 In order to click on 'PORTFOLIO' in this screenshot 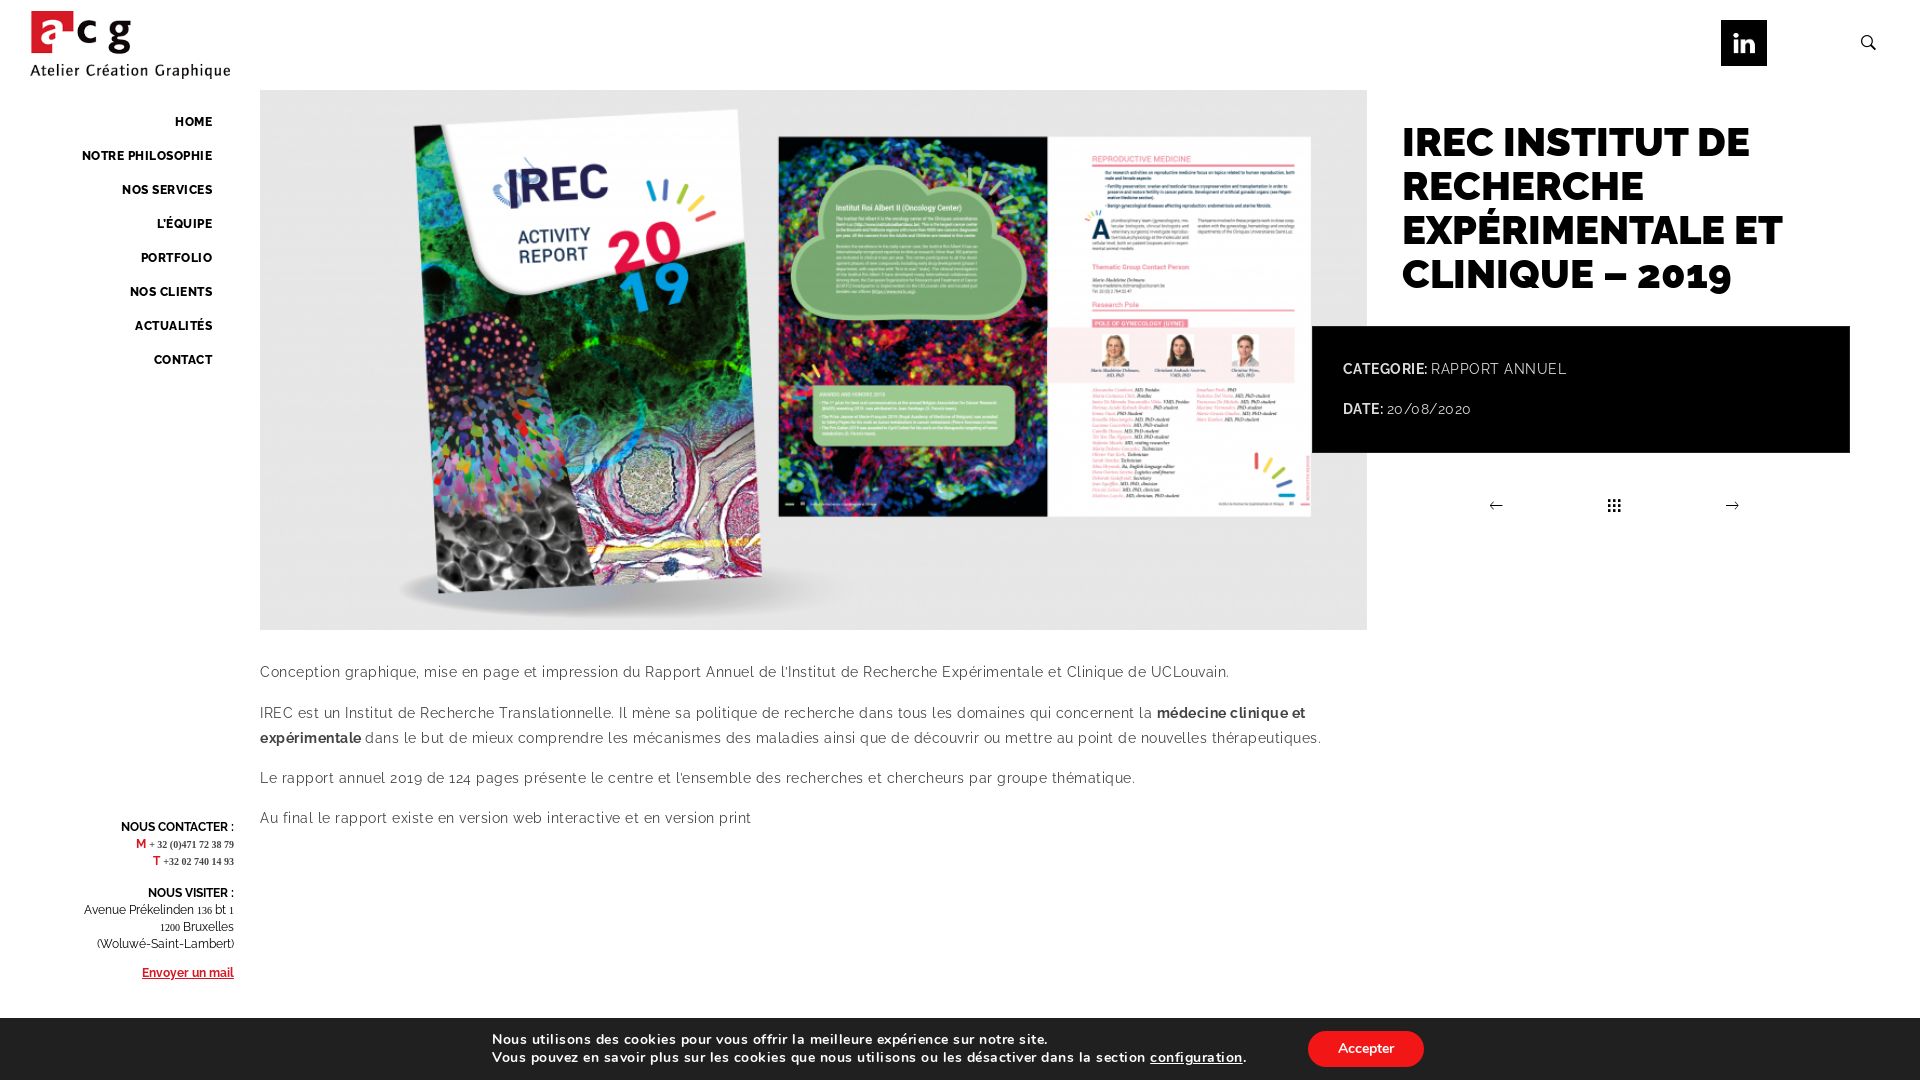, I will do `click(133, 257)`.